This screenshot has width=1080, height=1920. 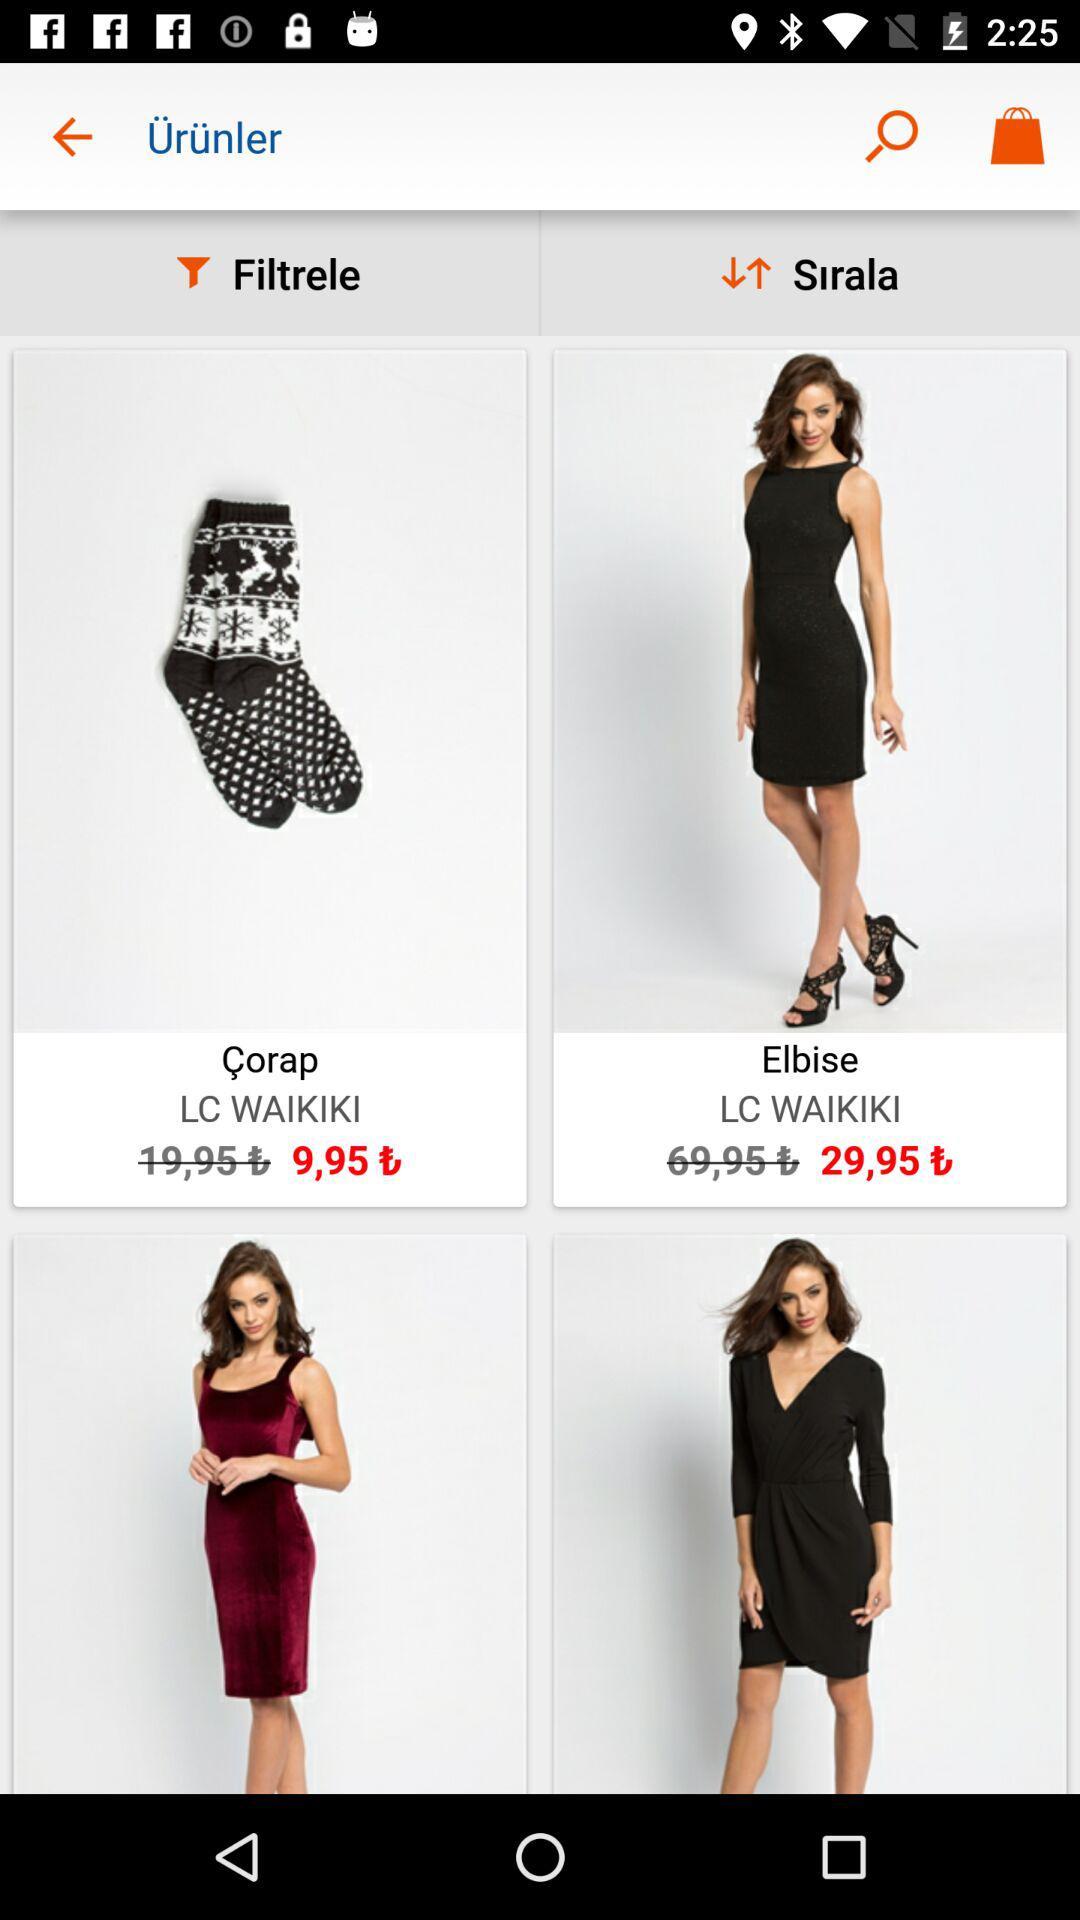 What do you see at coordinates (810, 777) in the screenshot?
I see `the image which says elbise` at bounding box center [810, 777].